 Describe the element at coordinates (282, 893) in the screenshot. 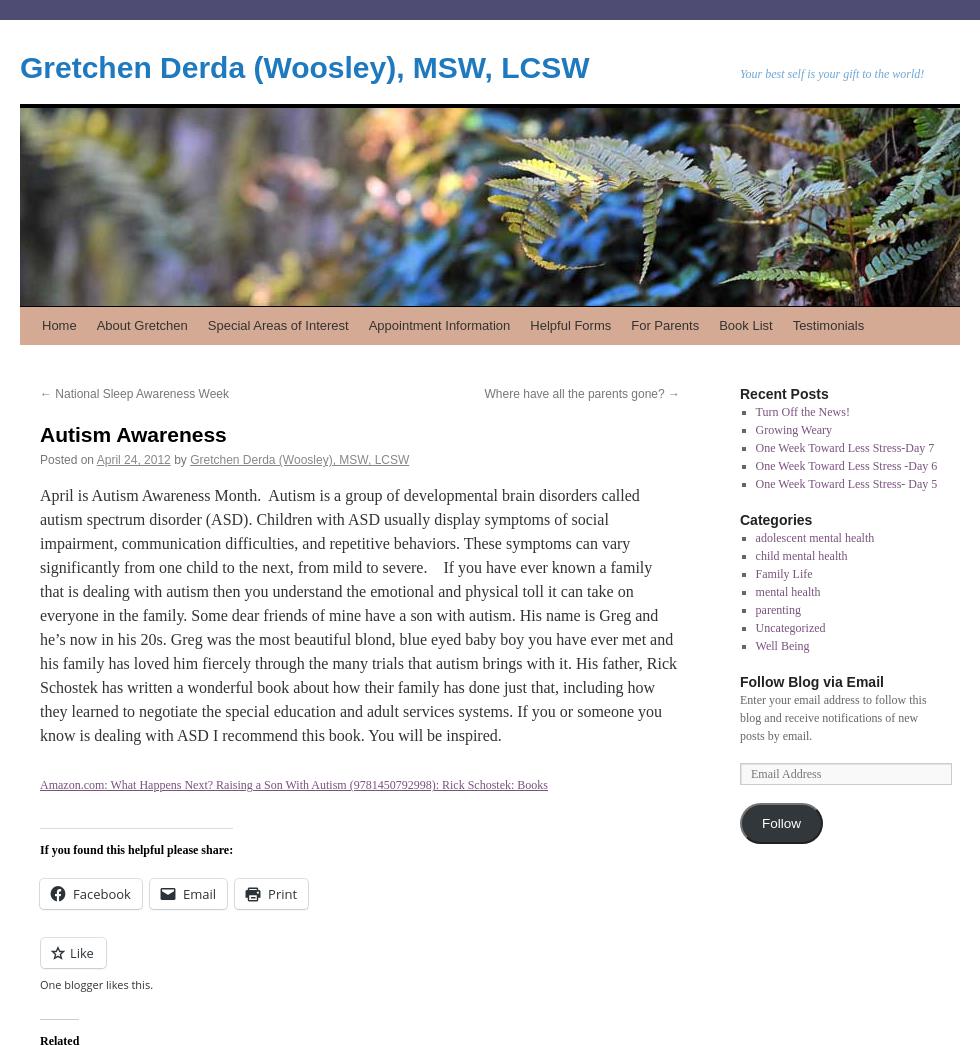

I see `'Print'` at that location.